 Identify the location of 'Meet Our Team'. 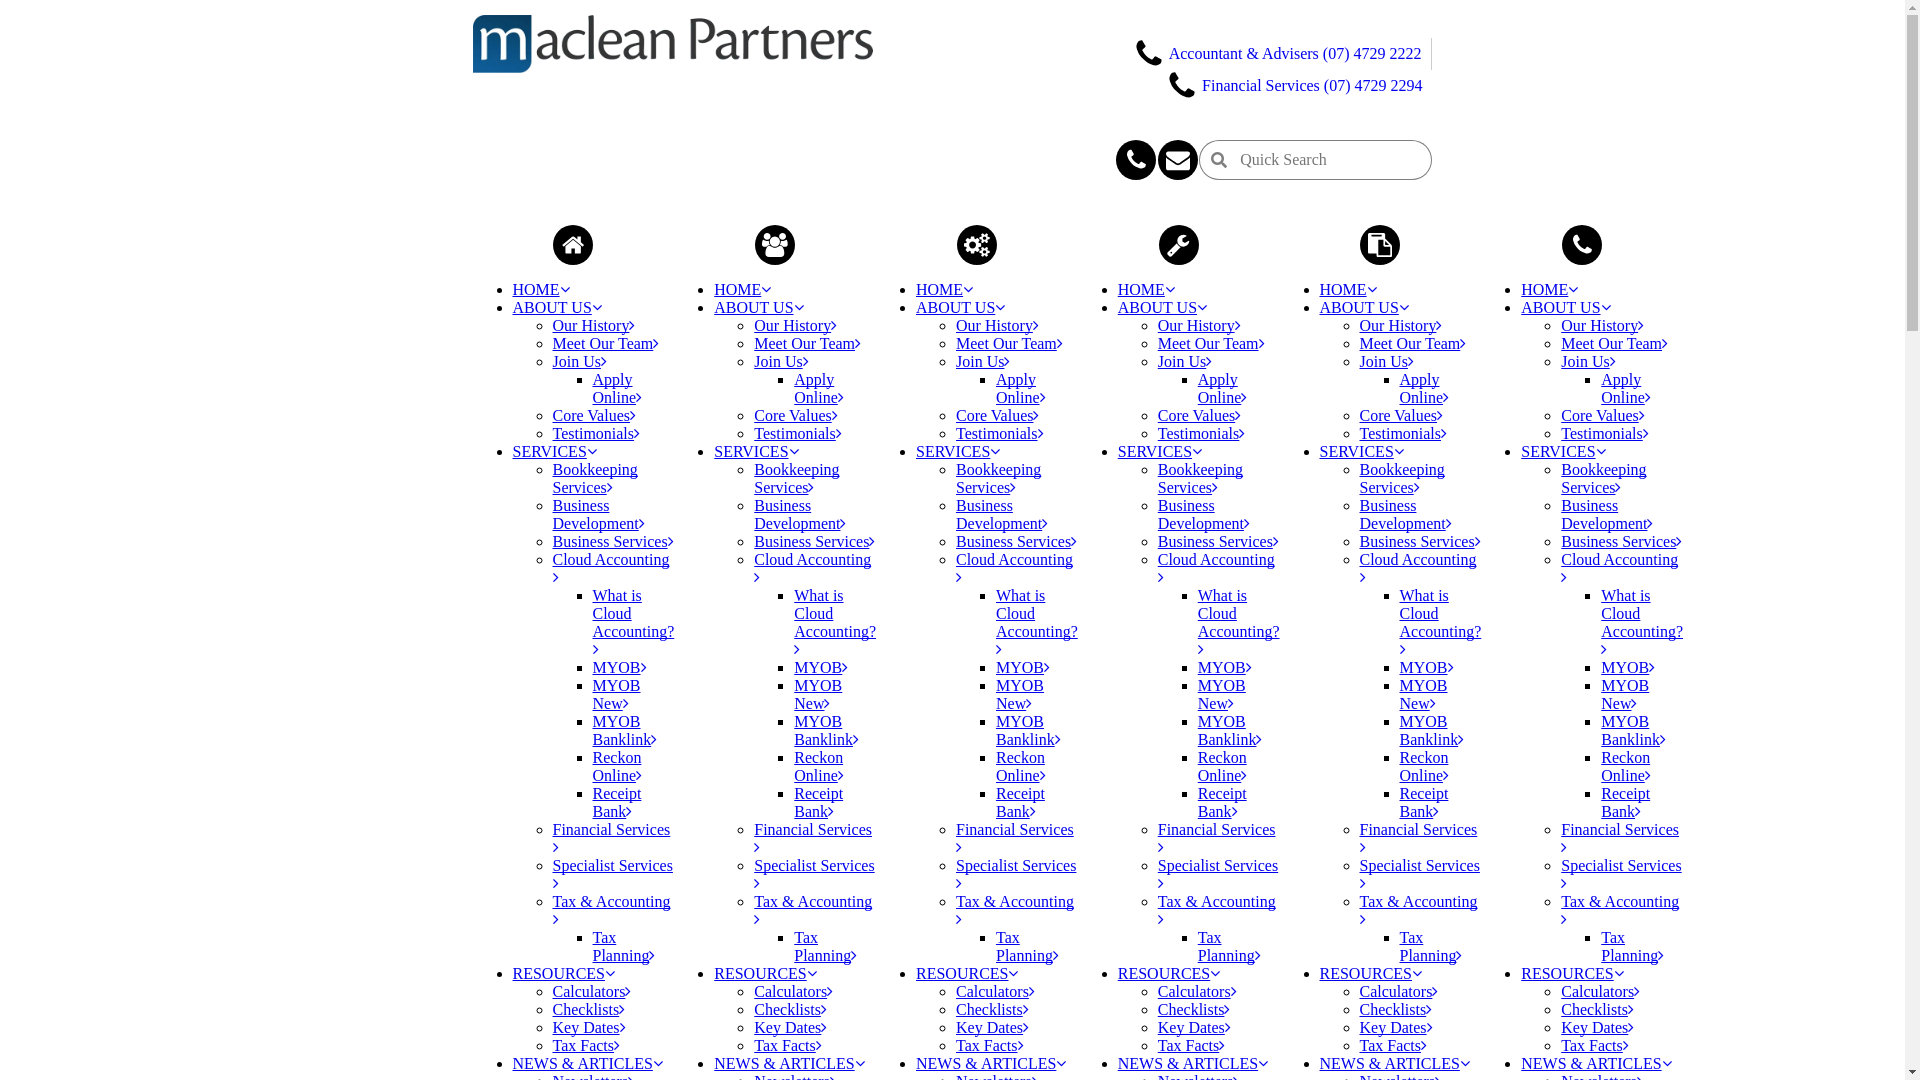
(1614, 342).